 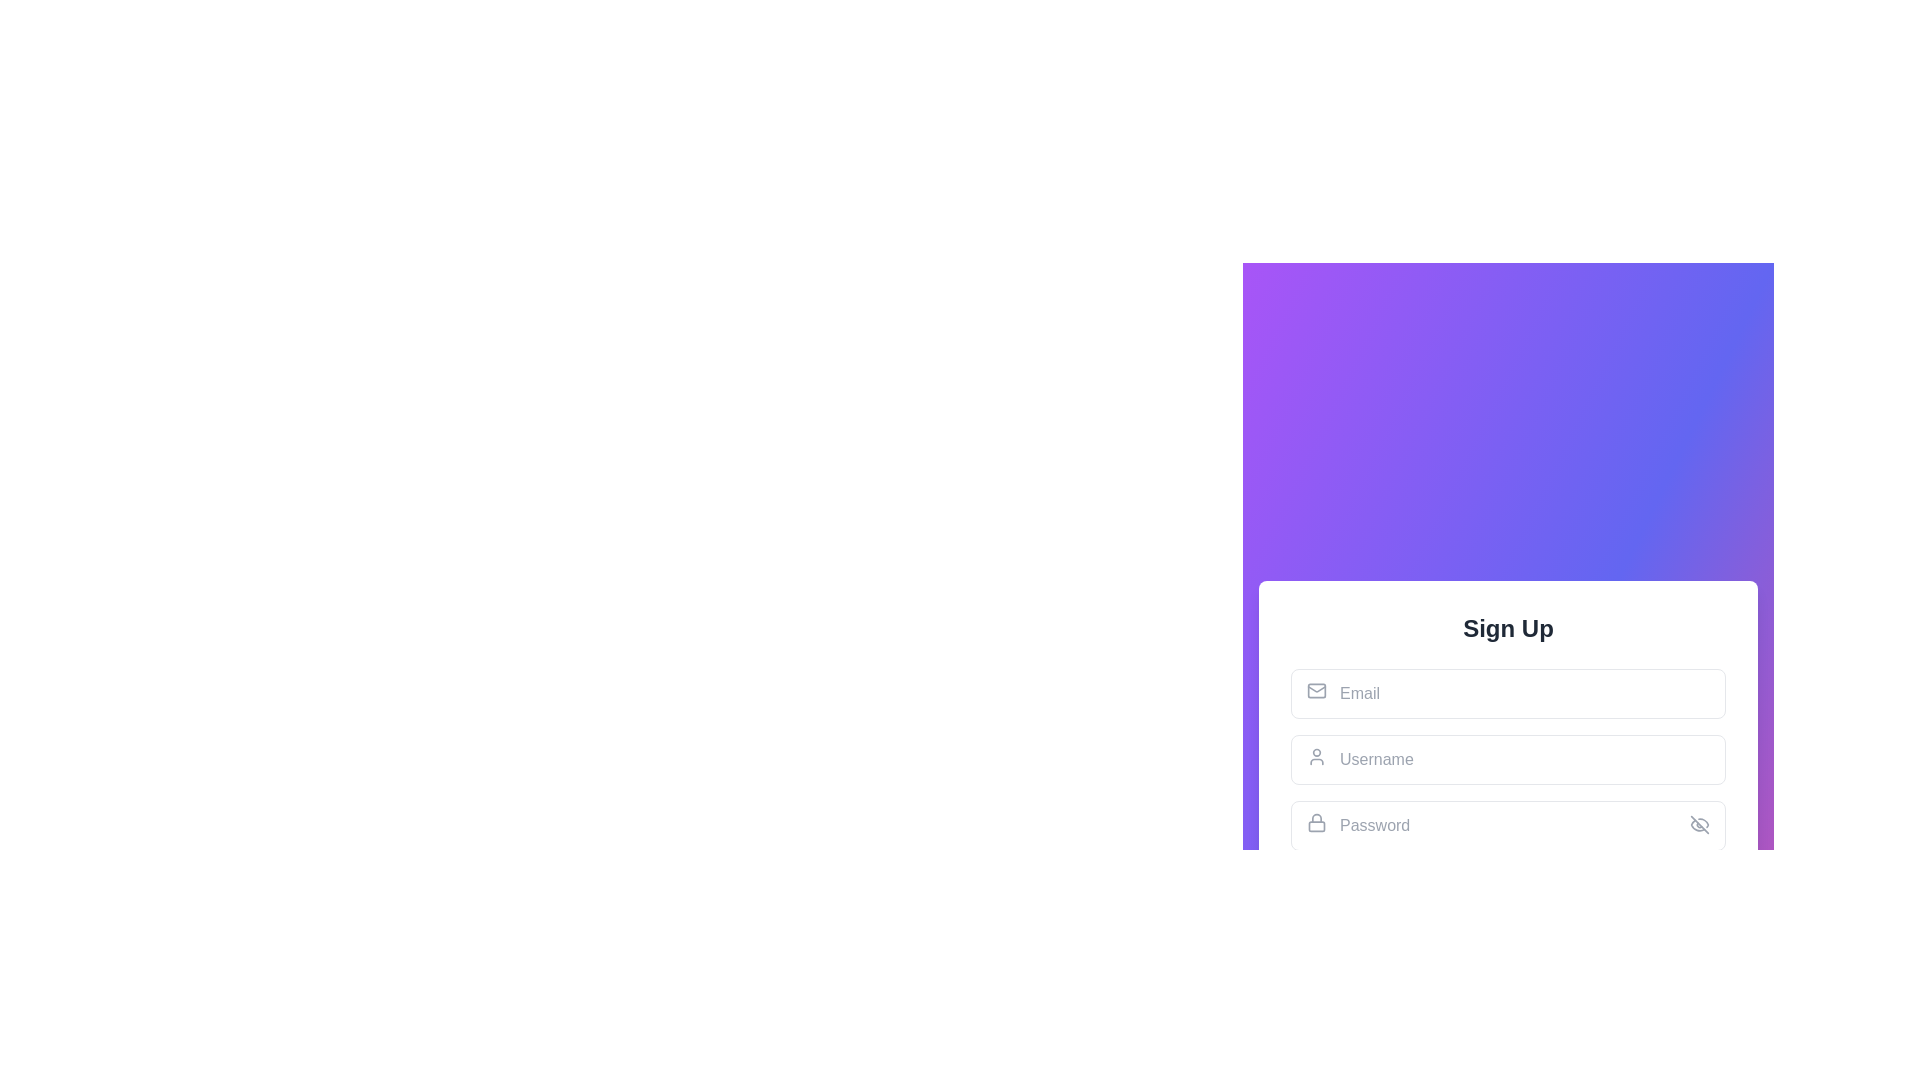 I want to click on the user icon represented as a line drawing of a person, styled with a gray color, located inside the form field to the left of the 'Username' text input field, so click(x=1316, y=756).